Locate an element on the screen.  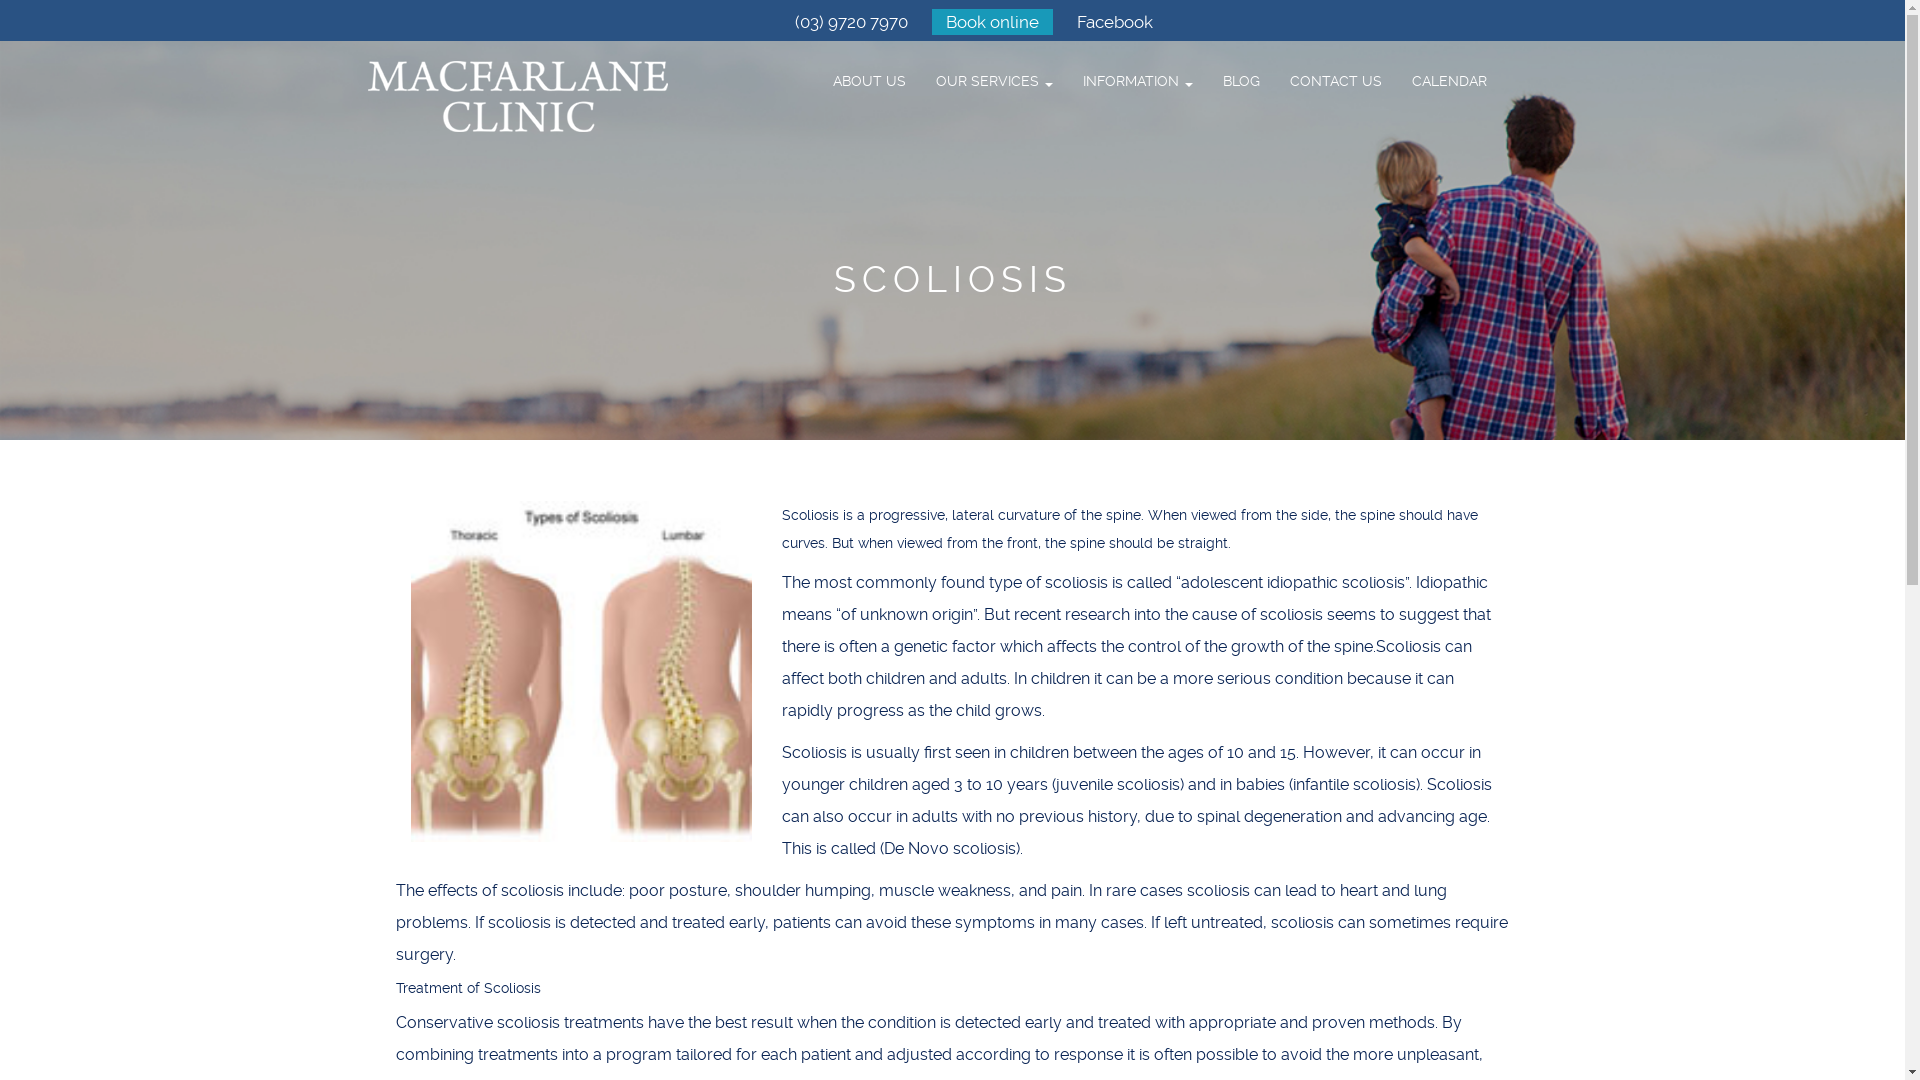
'CONTACT US' is located at coordinates (1334, 80).